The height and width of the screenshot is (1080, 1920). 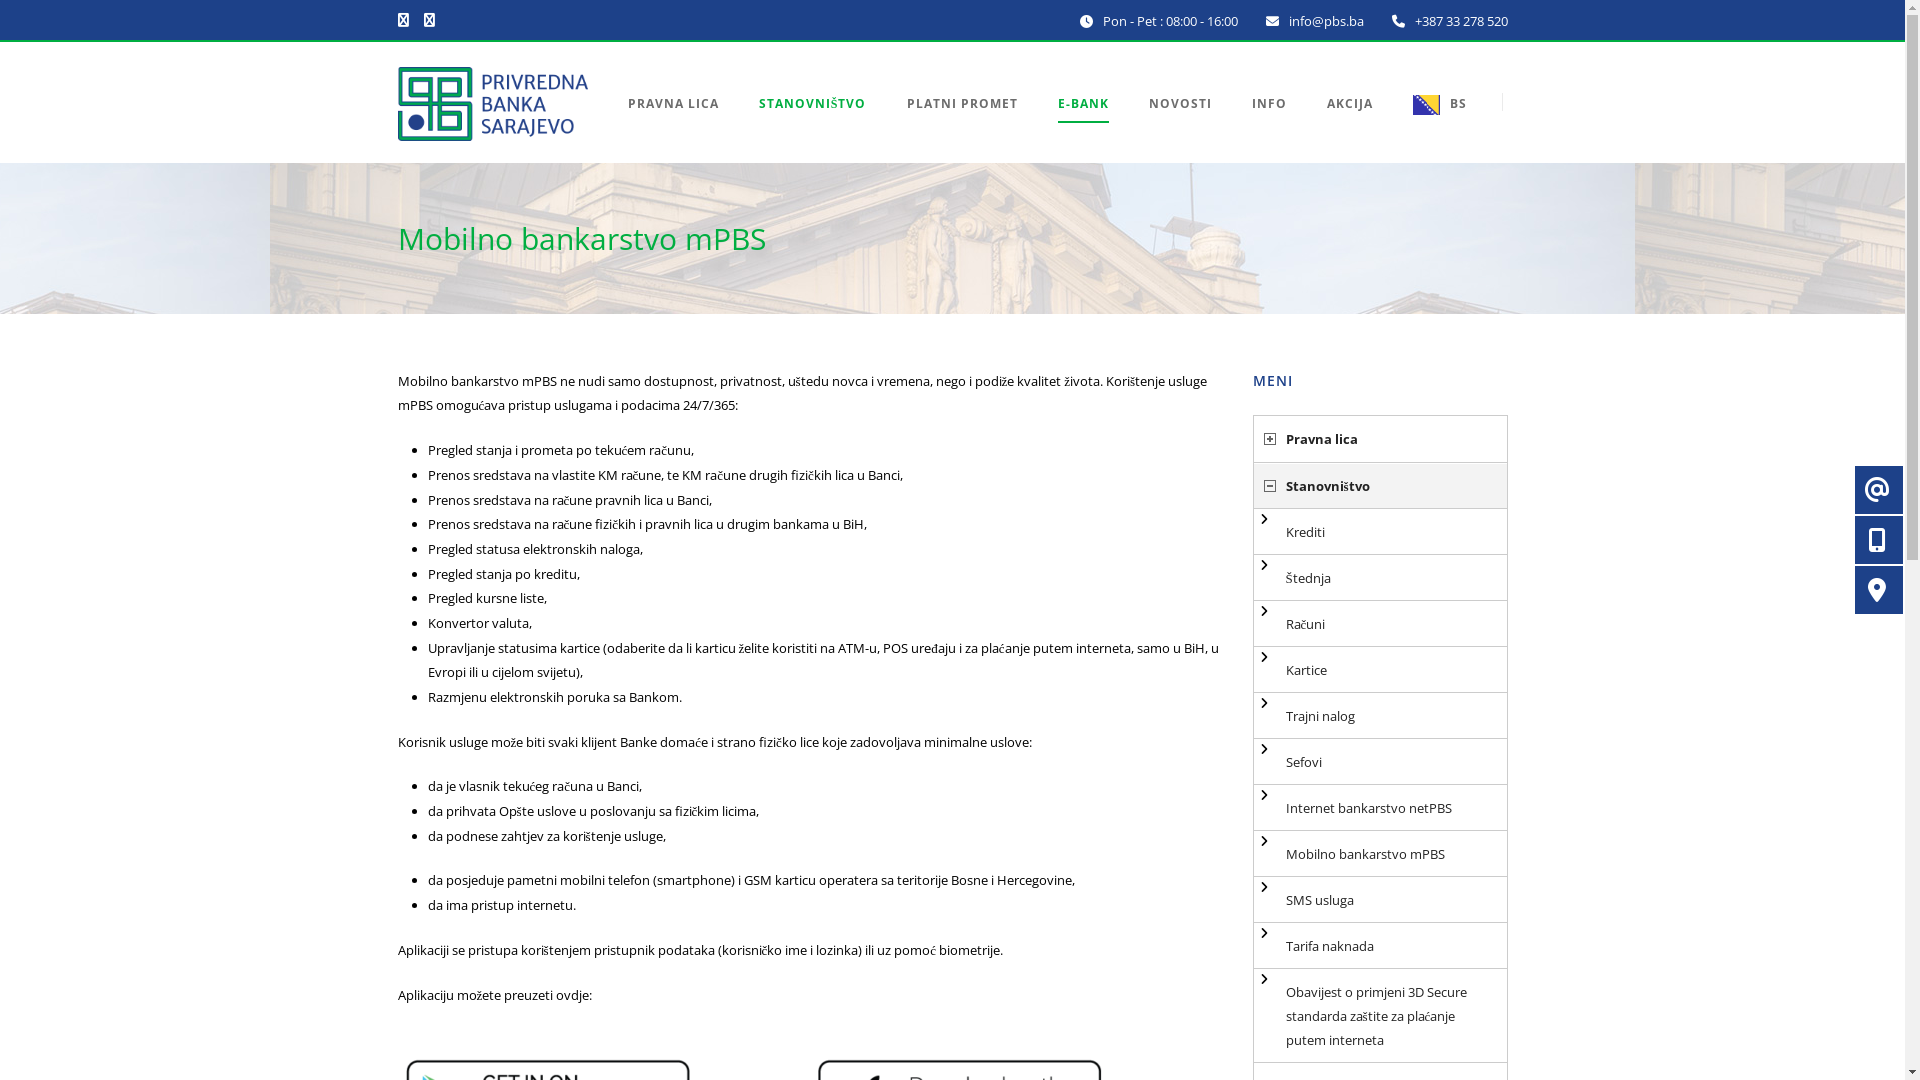 I want to click on 'Tarifa naknada', so click(x=1379, y=945).